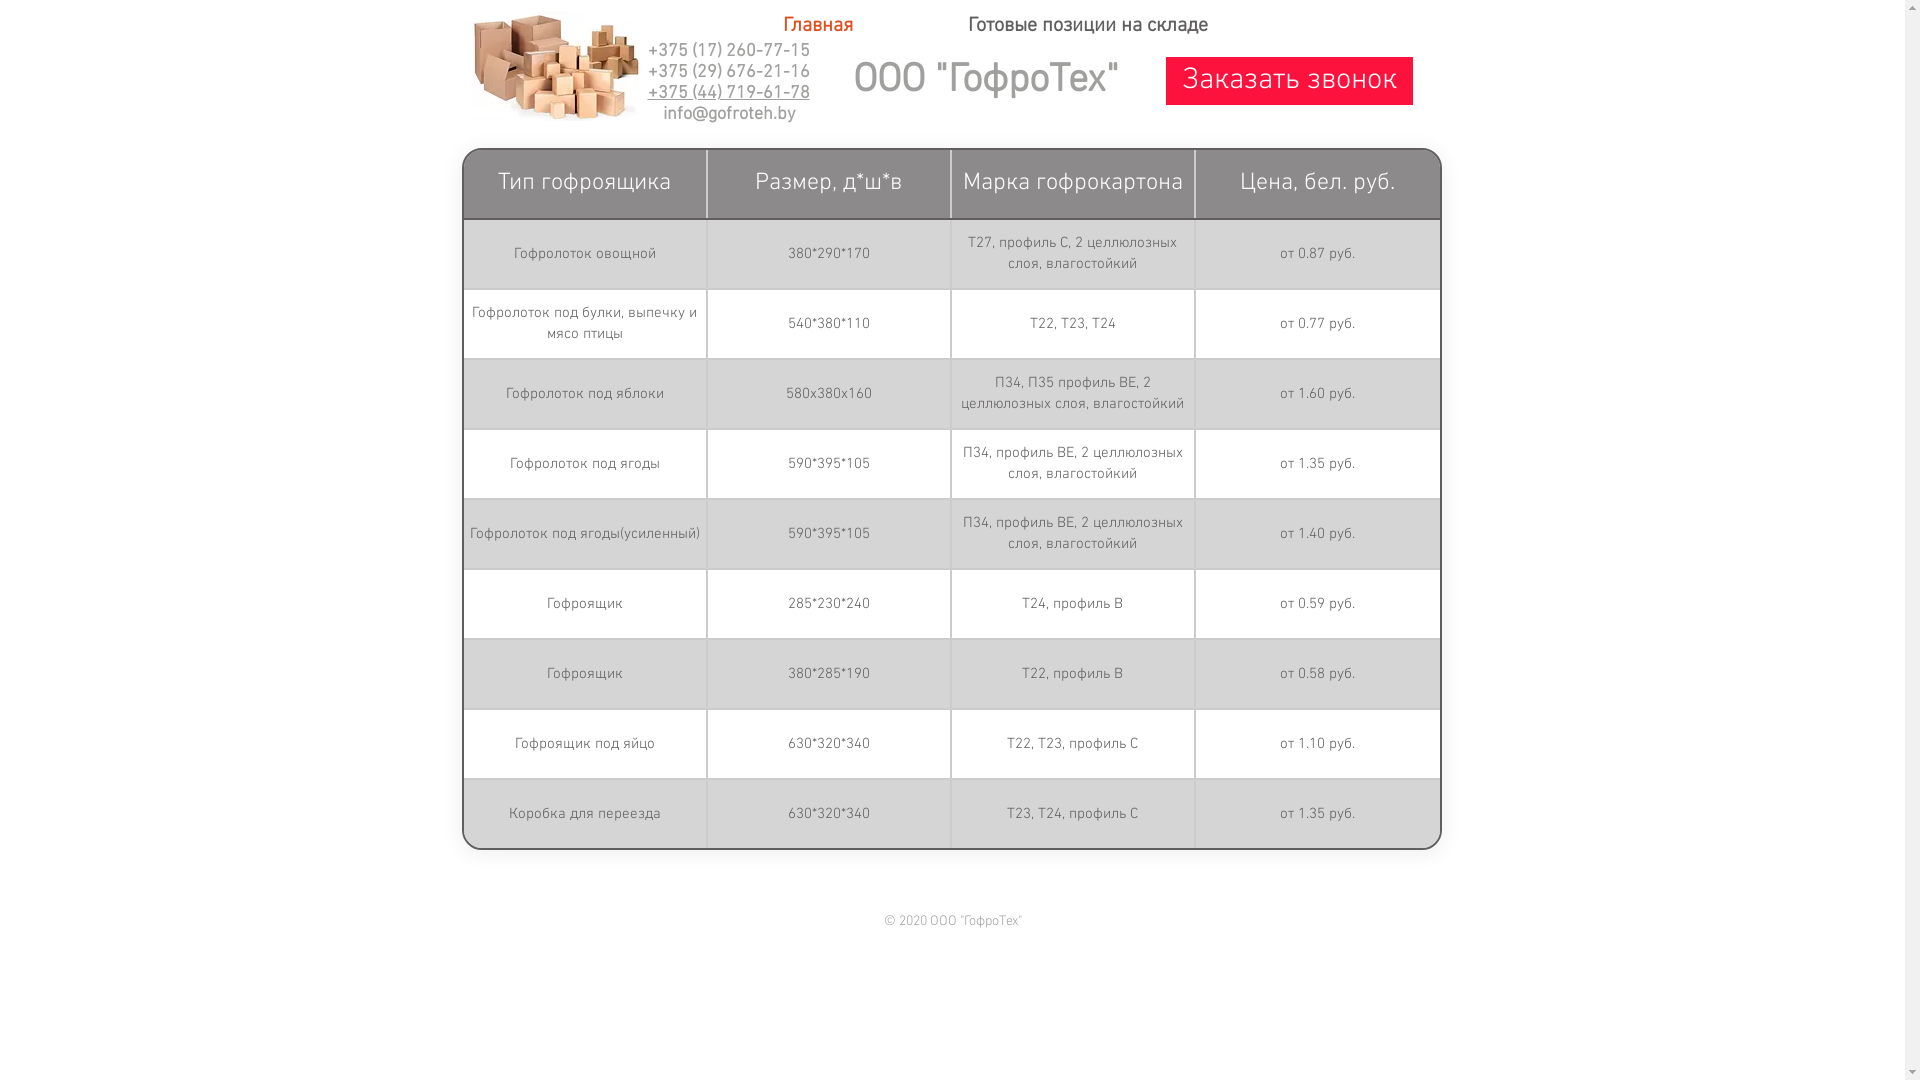 This screenshot has height=1080, width=1920. Describe the element at coordinates (727, 114) in the screenshot. I see `'info@gofroteh.by'` at that location.